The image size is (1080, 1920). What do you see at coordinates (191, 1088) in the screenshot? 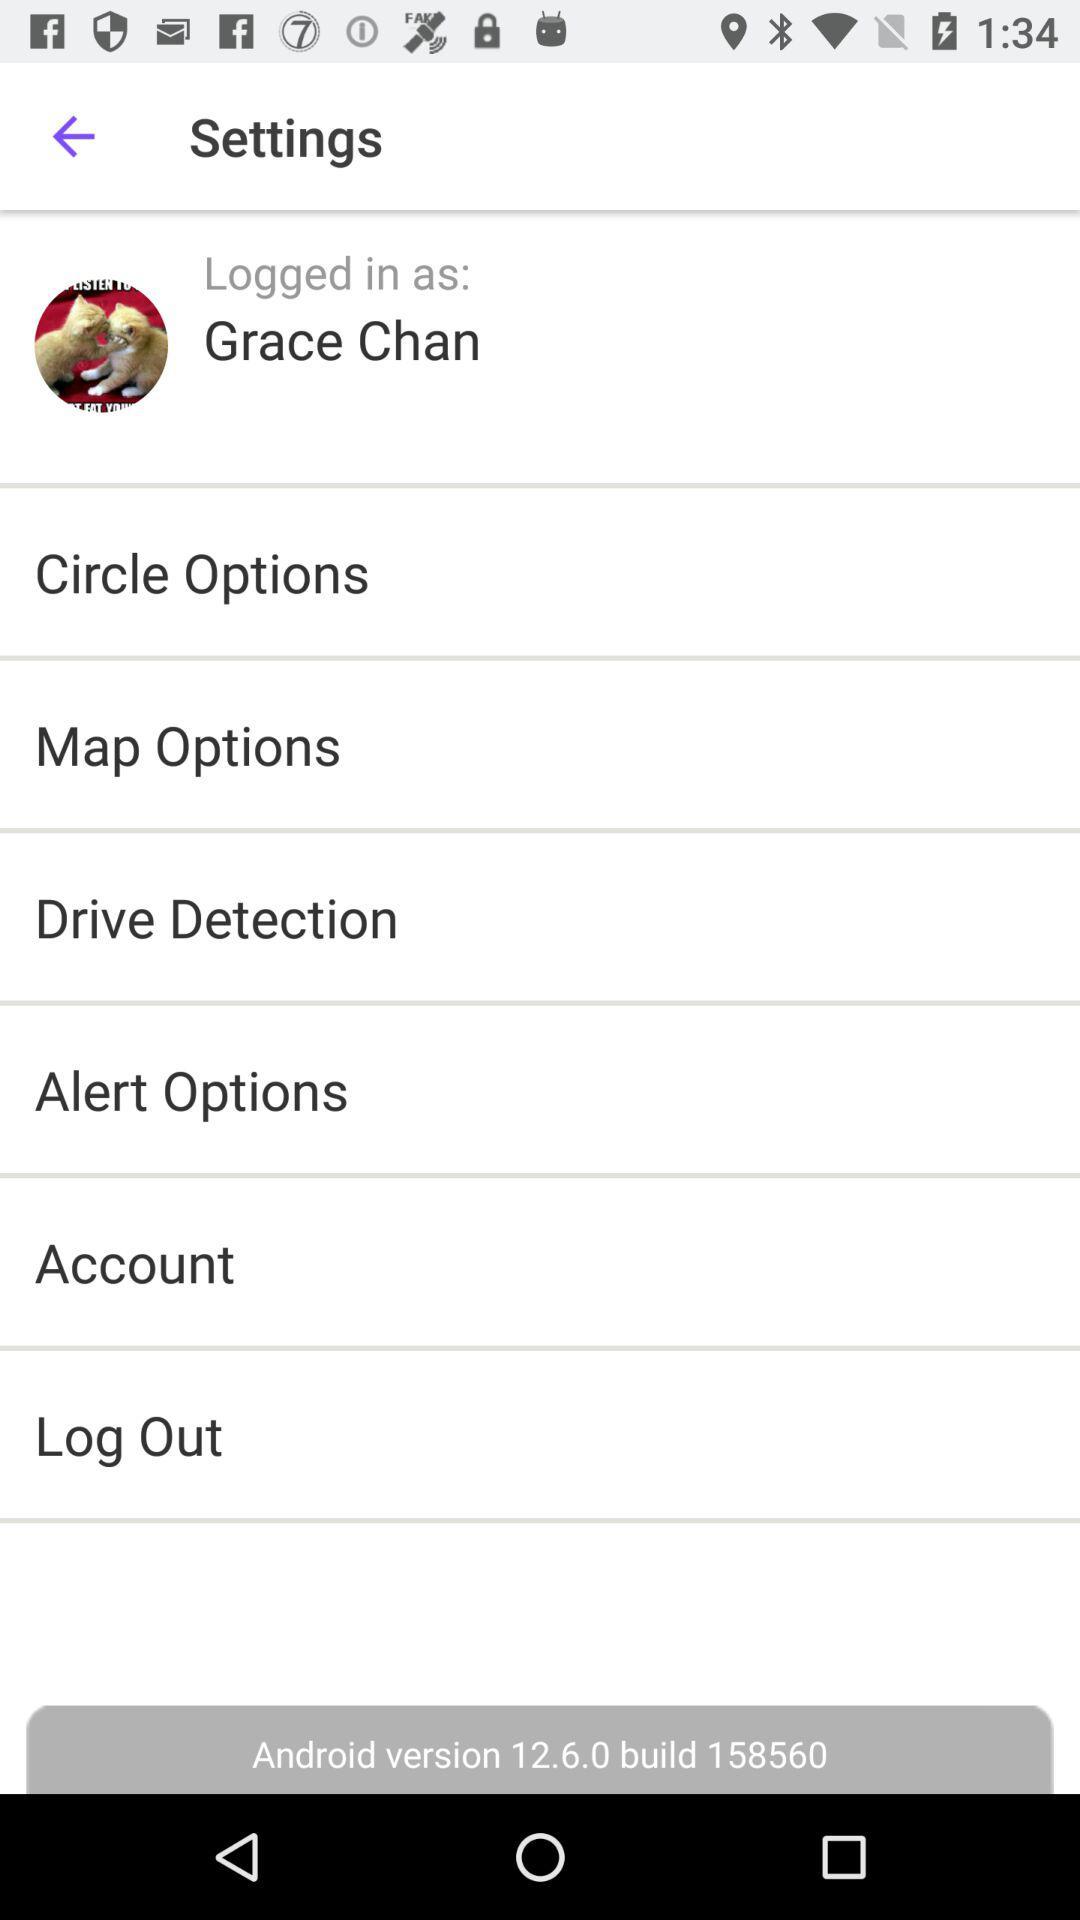
I see `the alert options` at bounding box center [191, 1088].